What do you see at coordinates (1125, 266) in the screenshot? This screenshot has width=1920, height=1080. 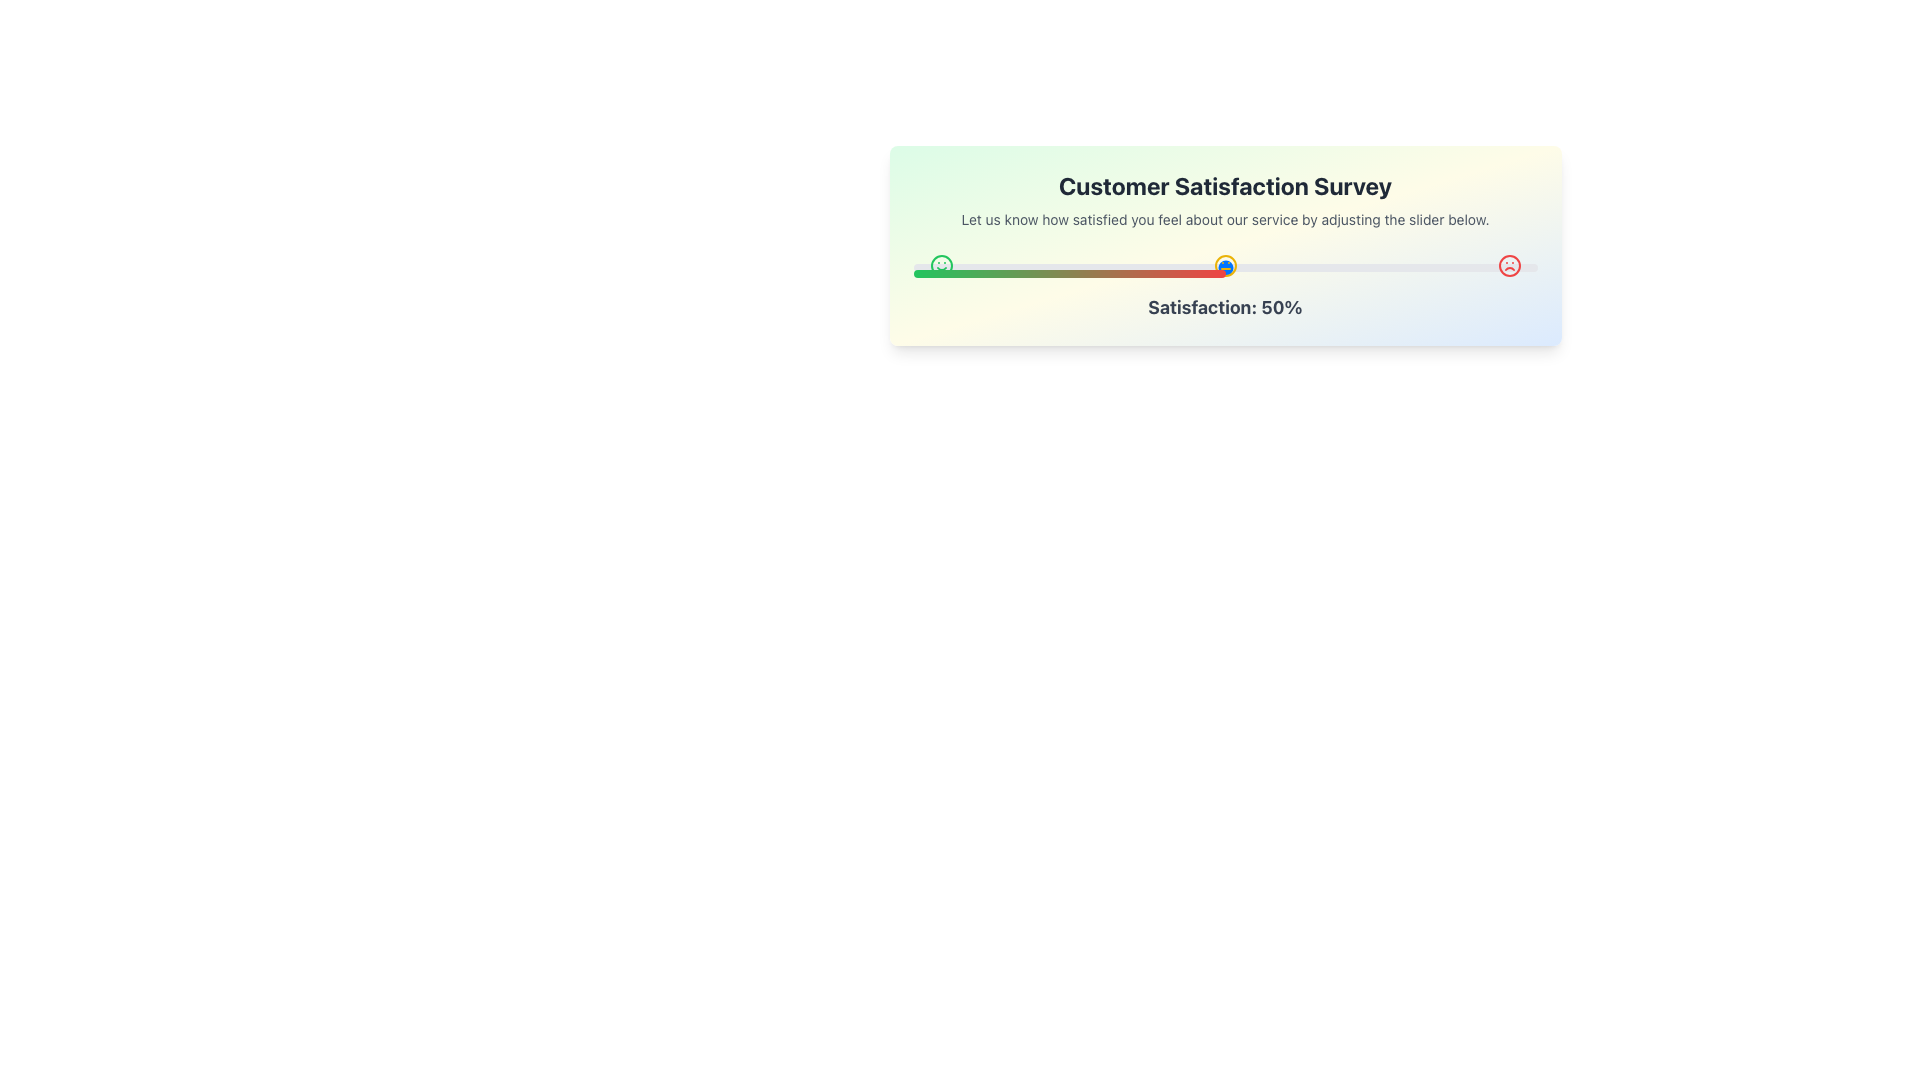 I see `satisfaction level` at bounding box center [1125, 266].